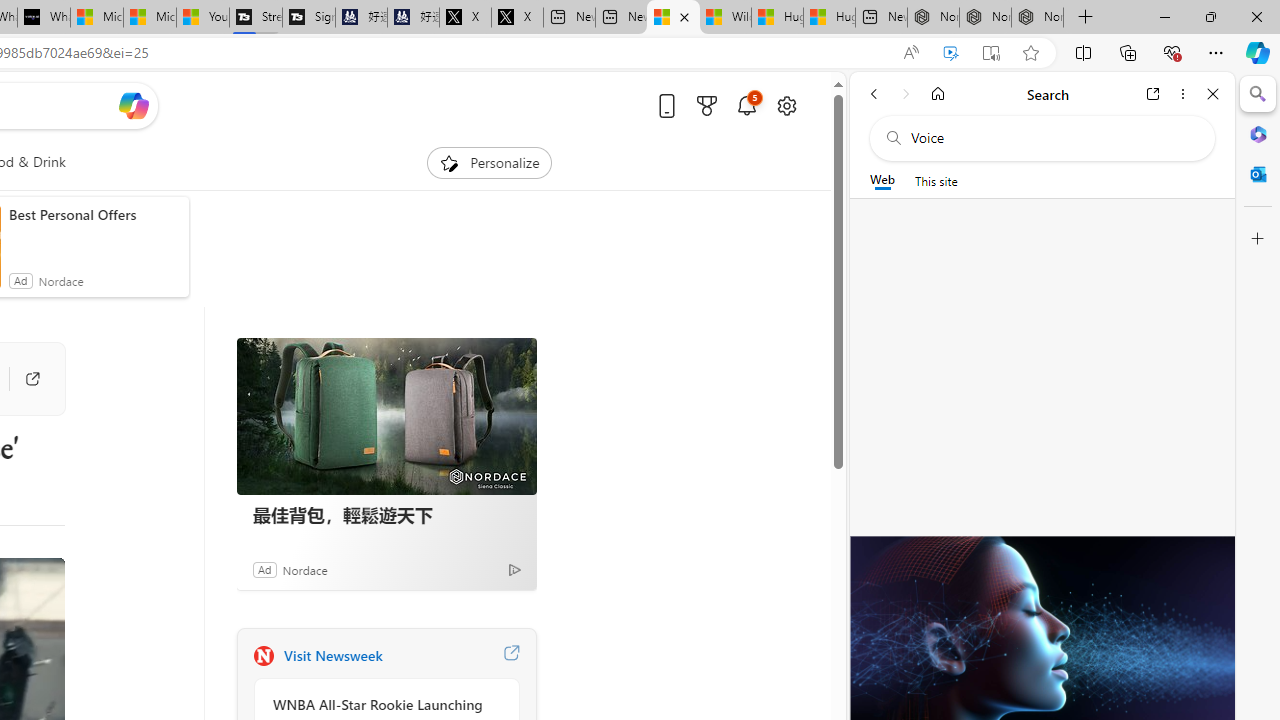  I want to click on 'Open link in new tab', so click(1153, 93).